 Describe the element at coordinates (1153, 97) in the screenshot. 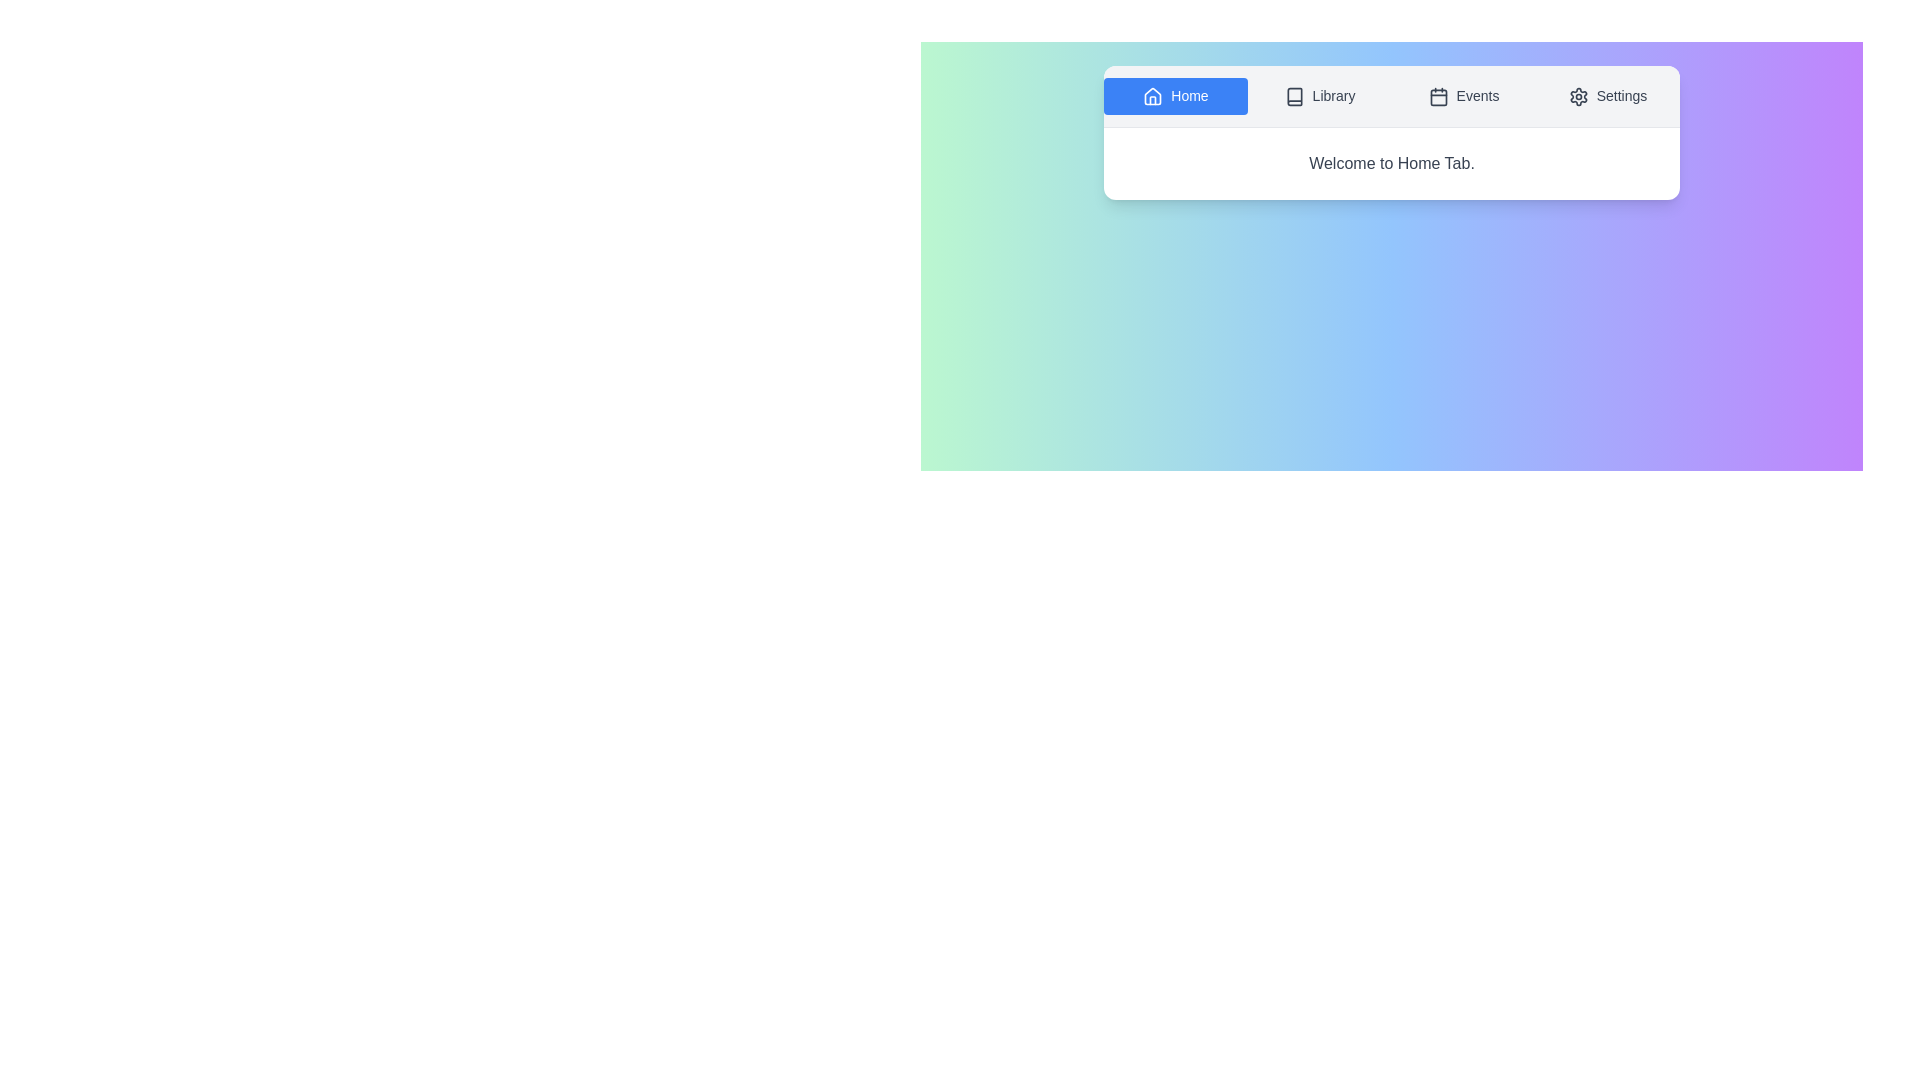

I see `the stylized house icon located within the 'Home' tab button in the navigation bar` at that location.